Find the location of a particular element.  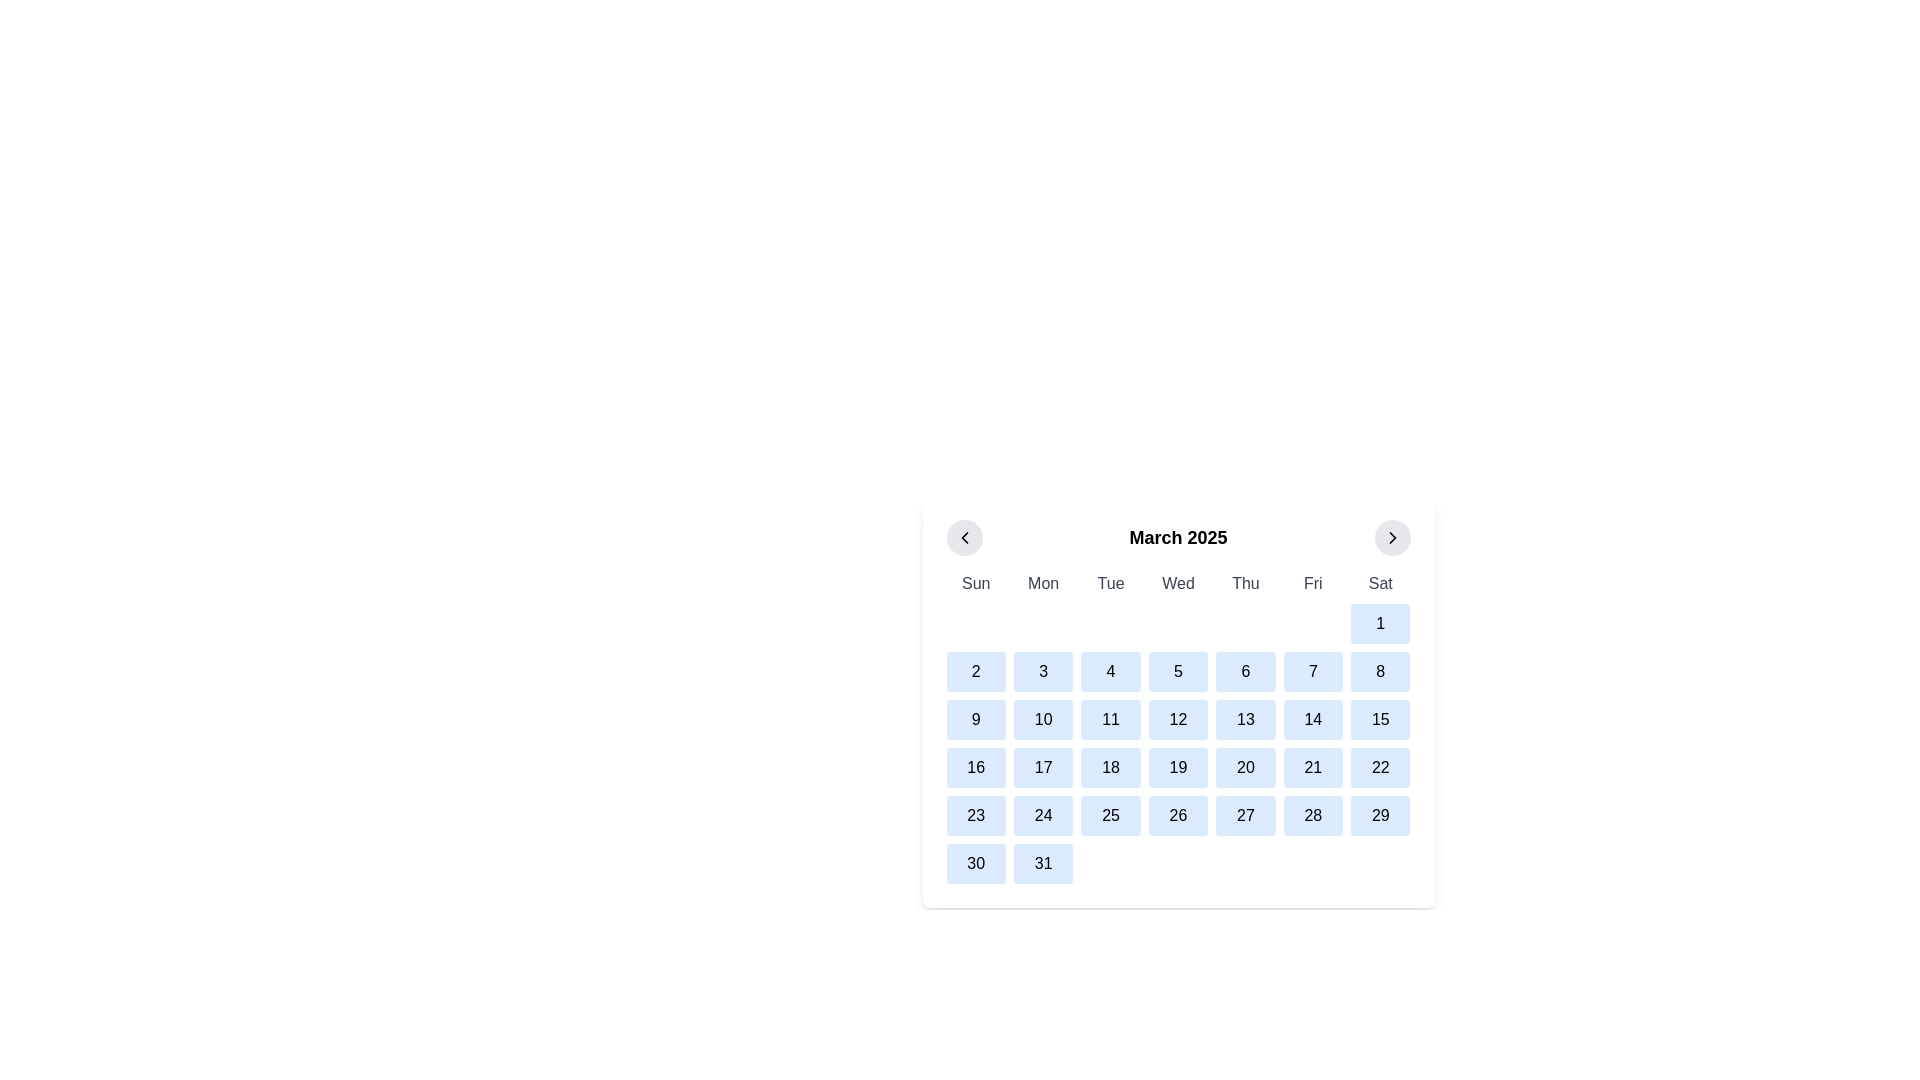

the clickable calendar cell displaying the number '17' in bold text is located at coordinates (1042, 766).